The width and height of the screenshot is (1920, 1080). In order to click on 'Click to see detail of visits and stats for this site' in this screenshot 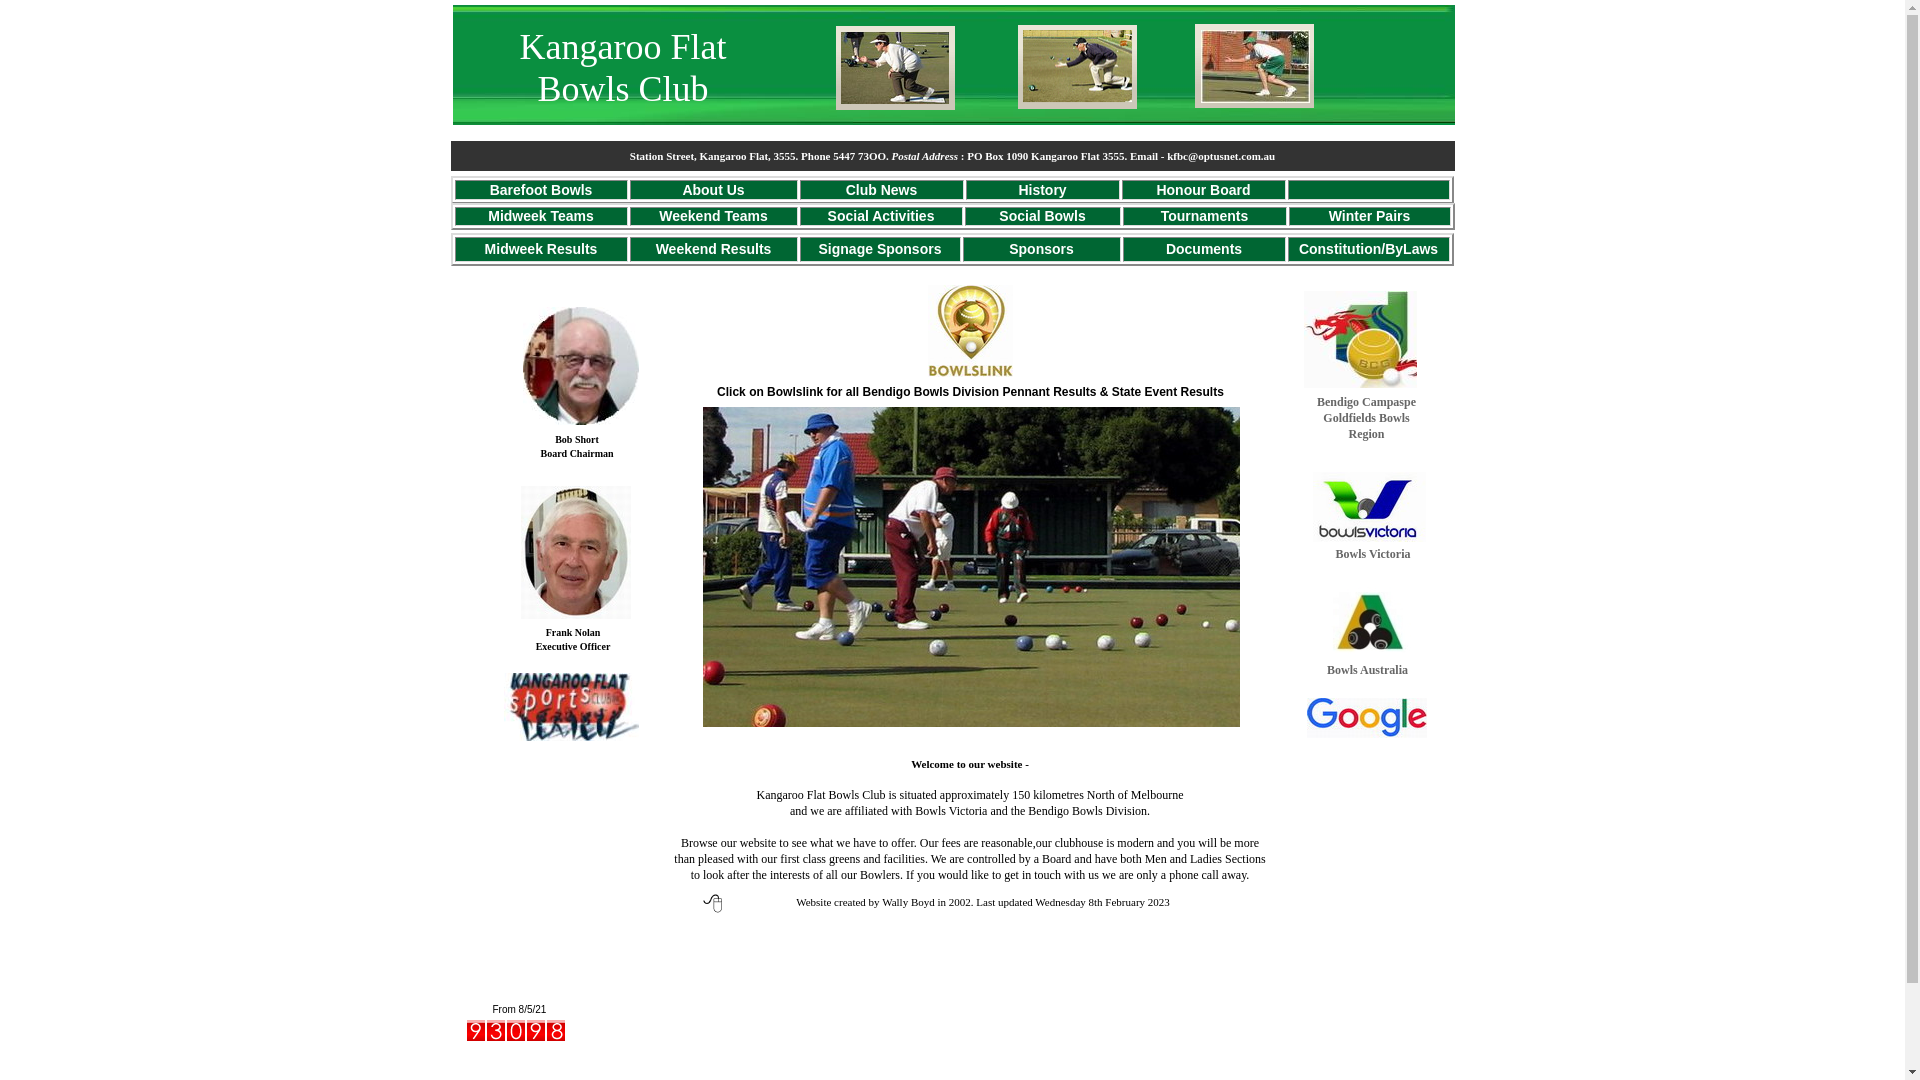, I will do `click(515, 1030)`.